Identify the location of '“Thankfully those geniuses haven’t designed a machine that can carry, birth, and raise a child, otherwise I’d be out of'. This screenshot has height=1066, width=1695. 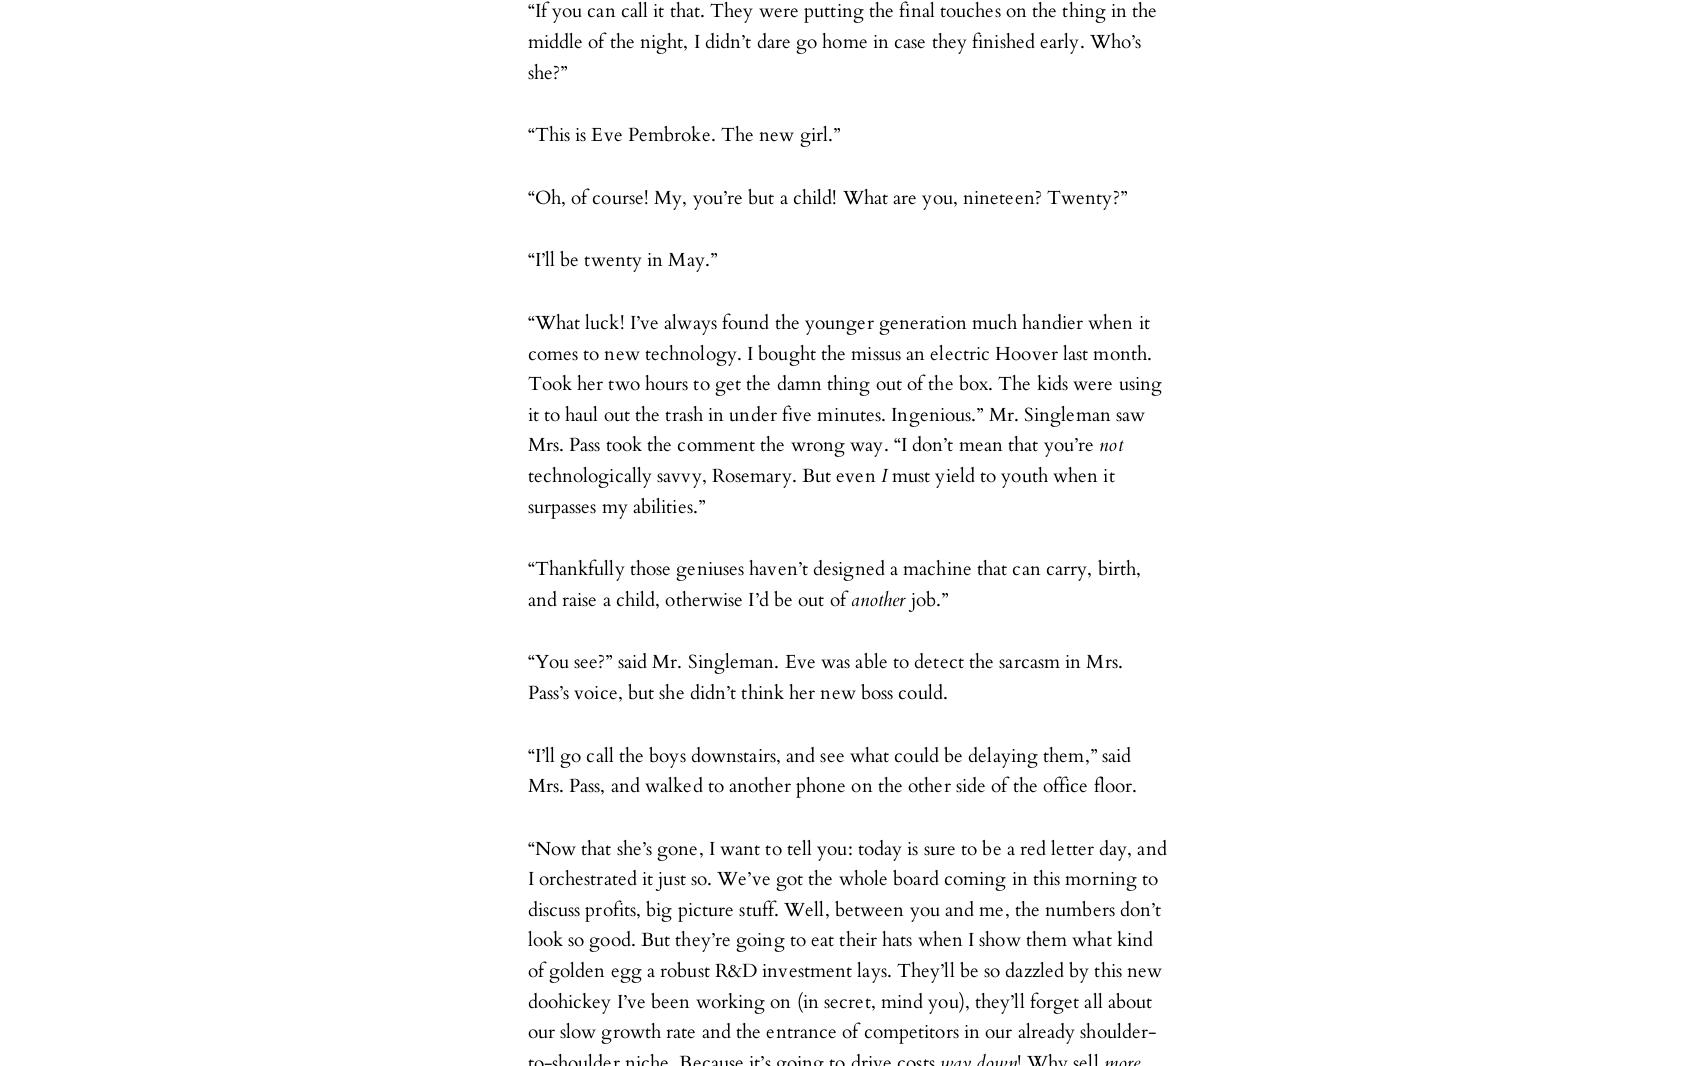
(833, 583).